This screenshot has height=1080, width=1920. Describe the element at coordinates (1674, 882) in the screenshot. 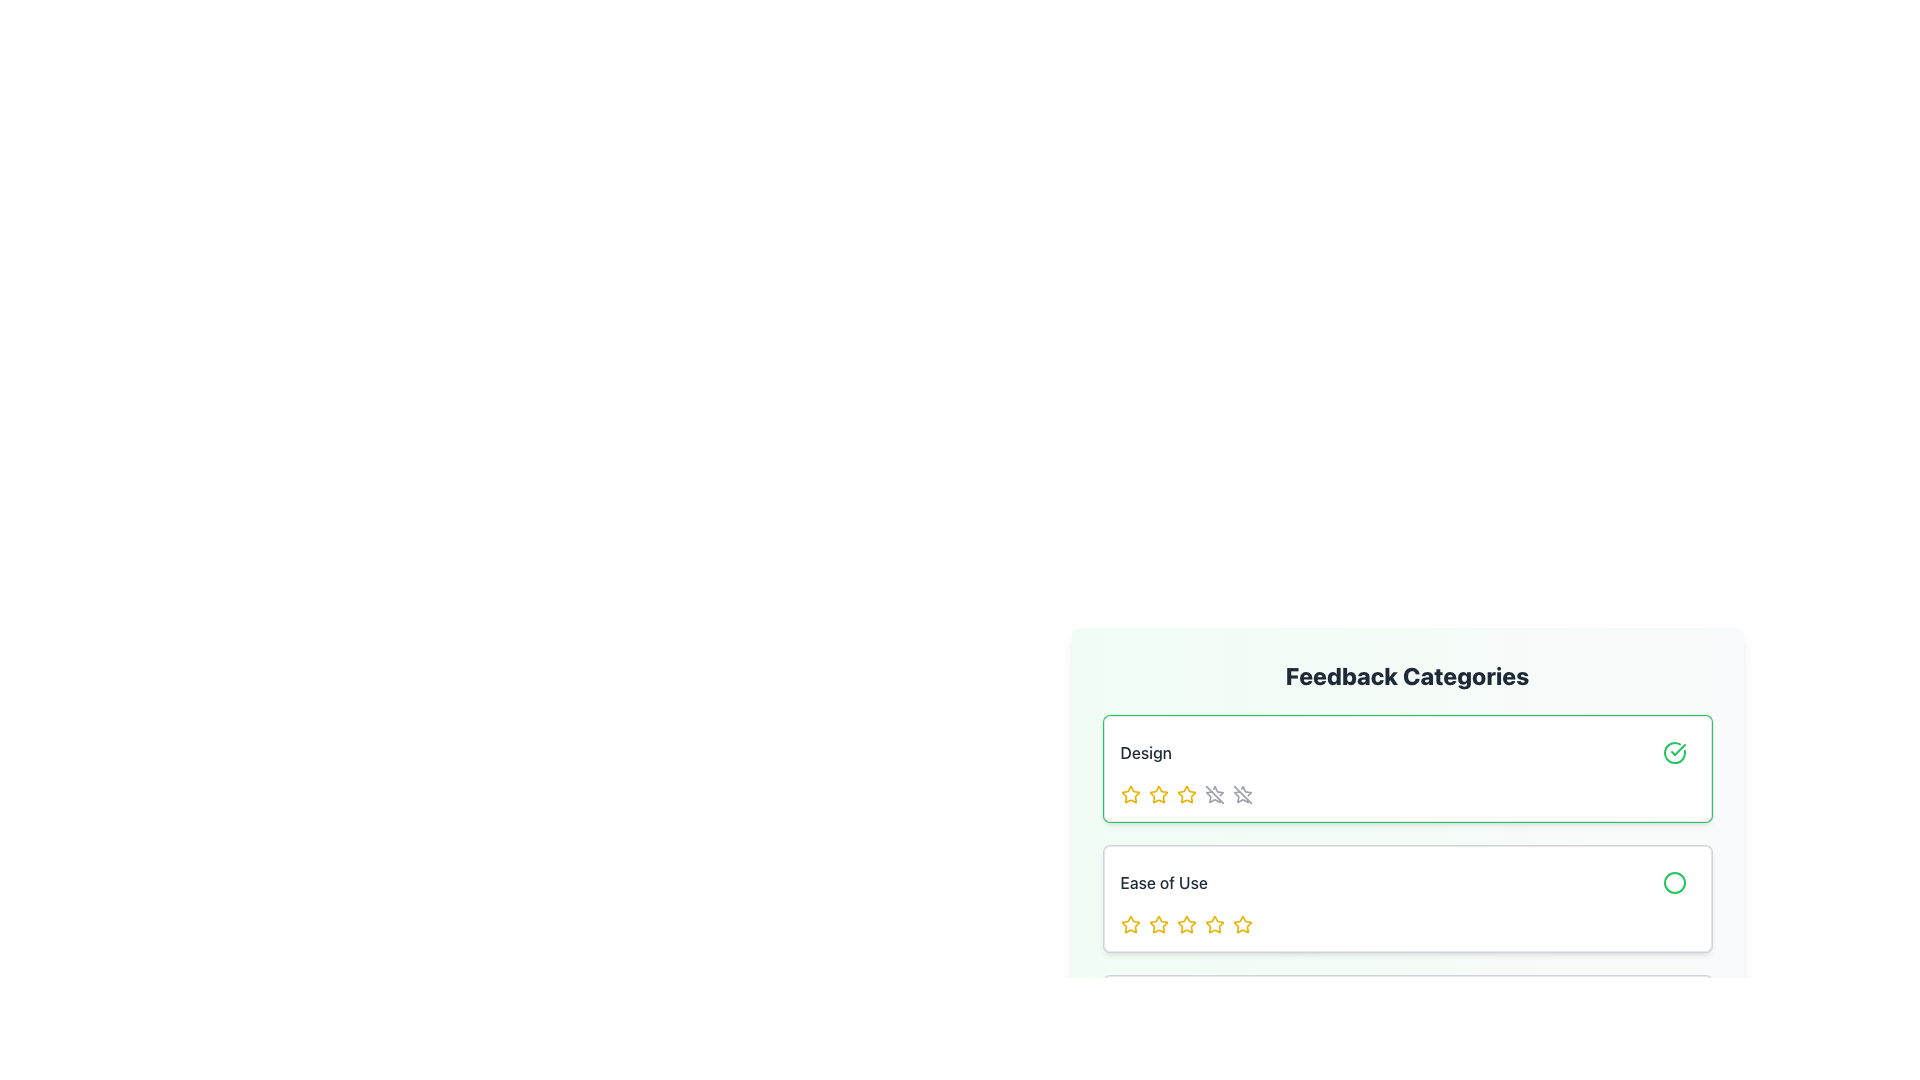

I see `the circular icon with a green border and dot, located at the rightmost end of the 'Ease of Use' row` at that location.